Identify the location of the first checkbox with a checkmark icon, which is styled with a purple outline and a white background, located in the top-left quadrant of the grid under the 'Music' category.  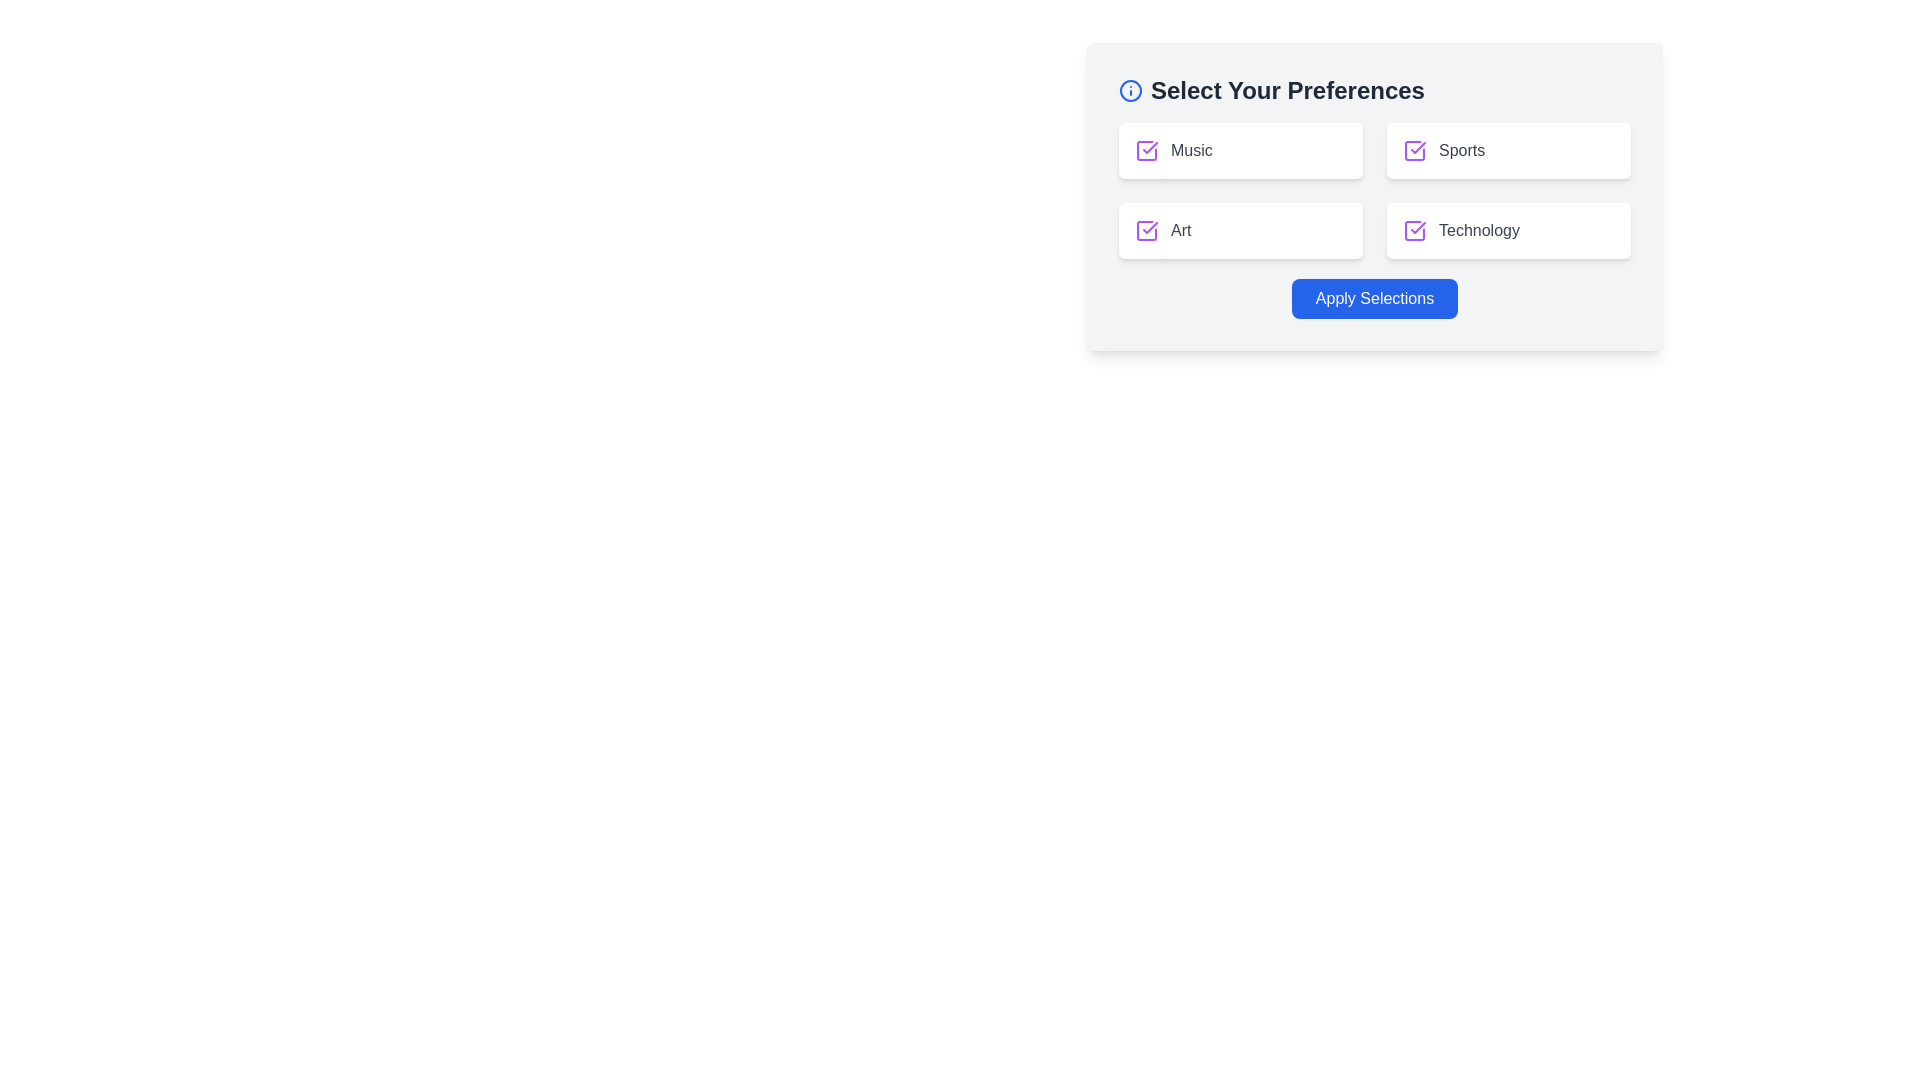
(1147, 149).